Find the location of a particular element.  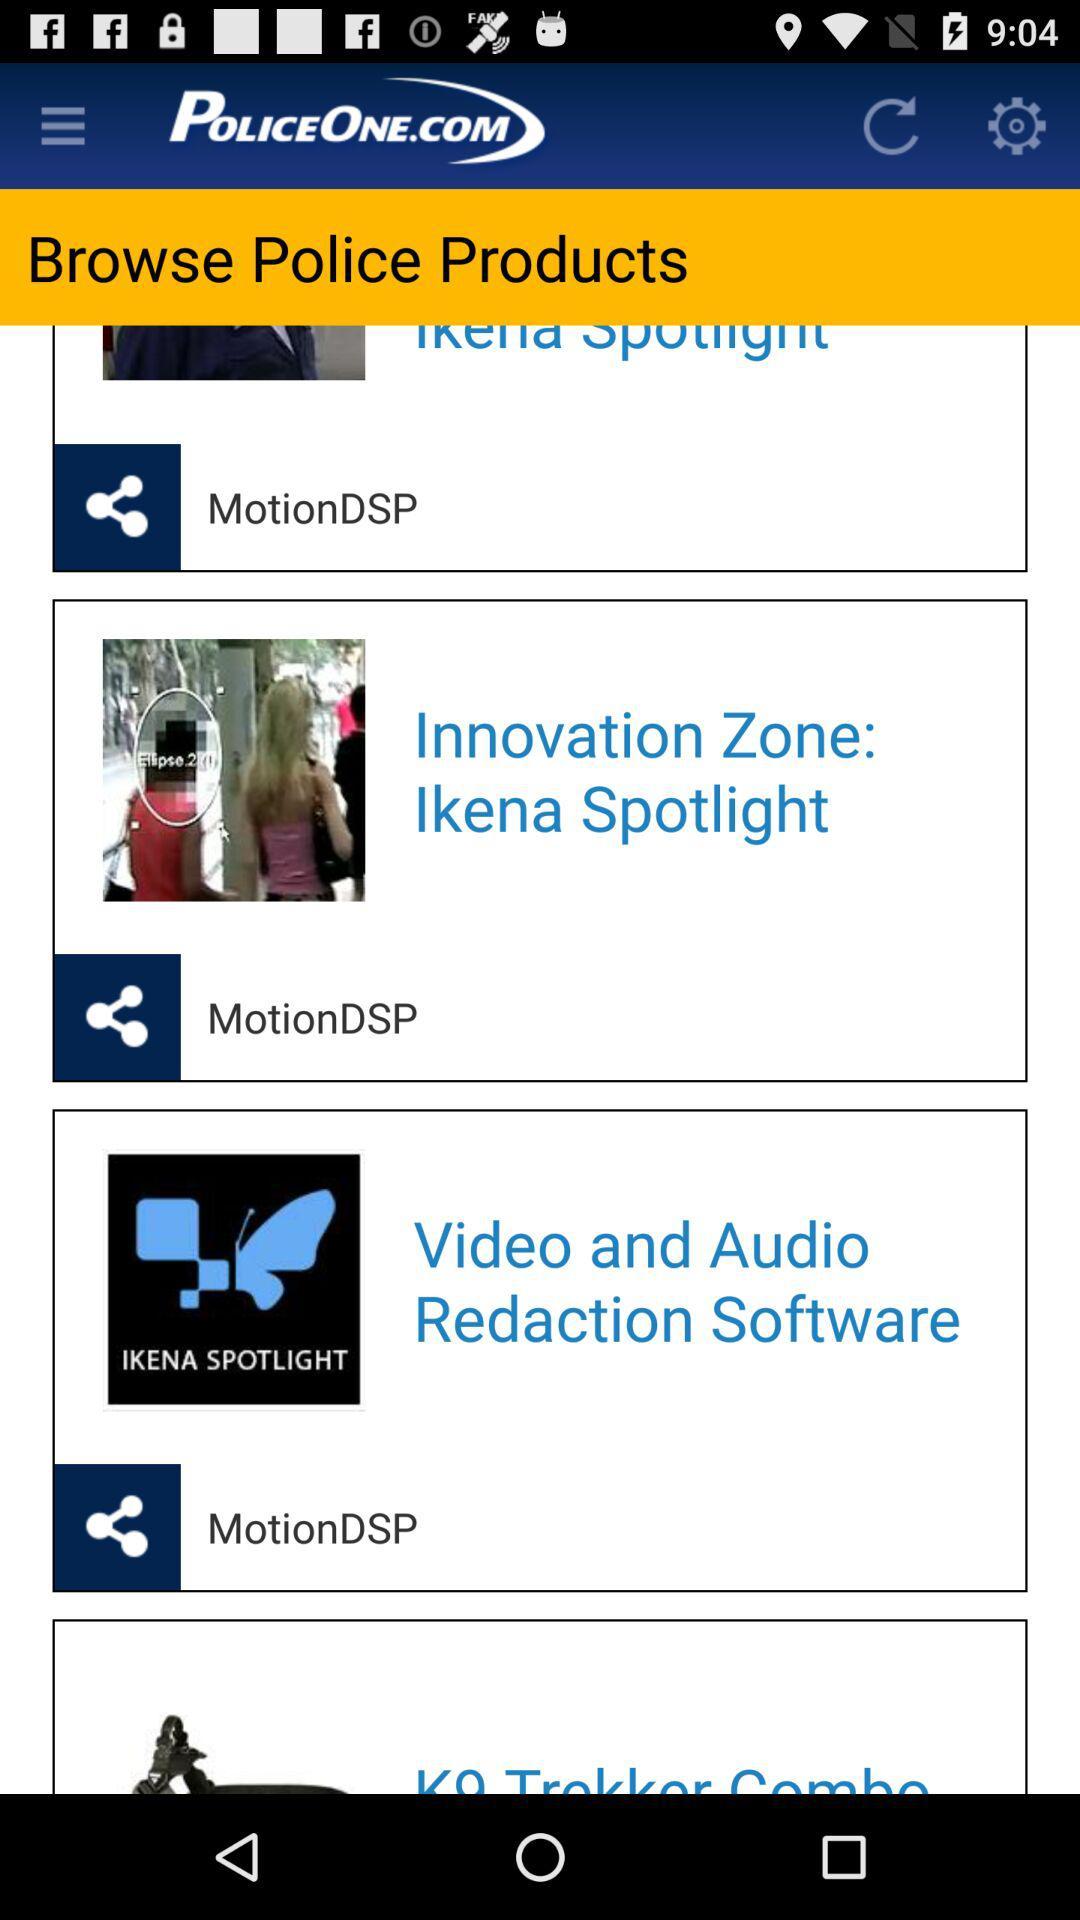

display settings is located at coordinates (1017, 124).